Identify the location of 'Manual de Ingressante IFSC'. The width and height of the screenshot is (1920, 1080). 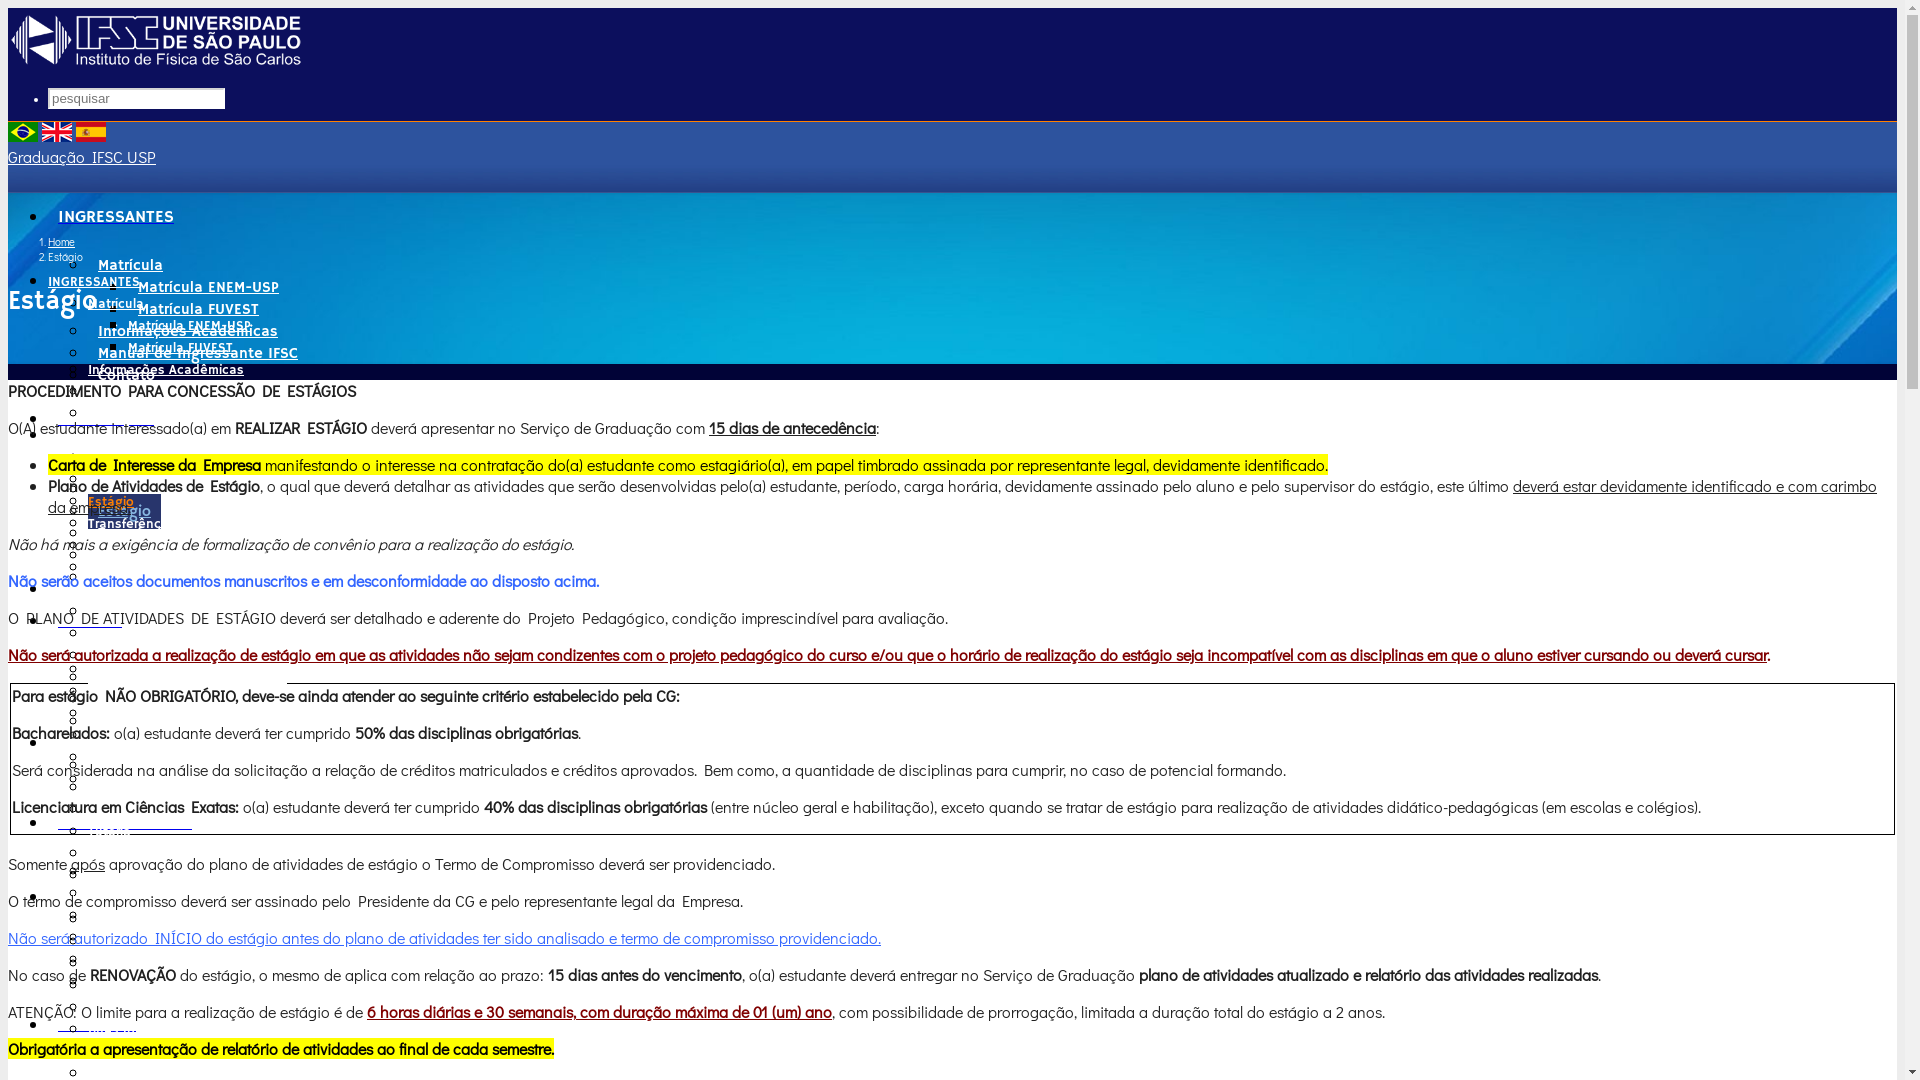
(174, 392).